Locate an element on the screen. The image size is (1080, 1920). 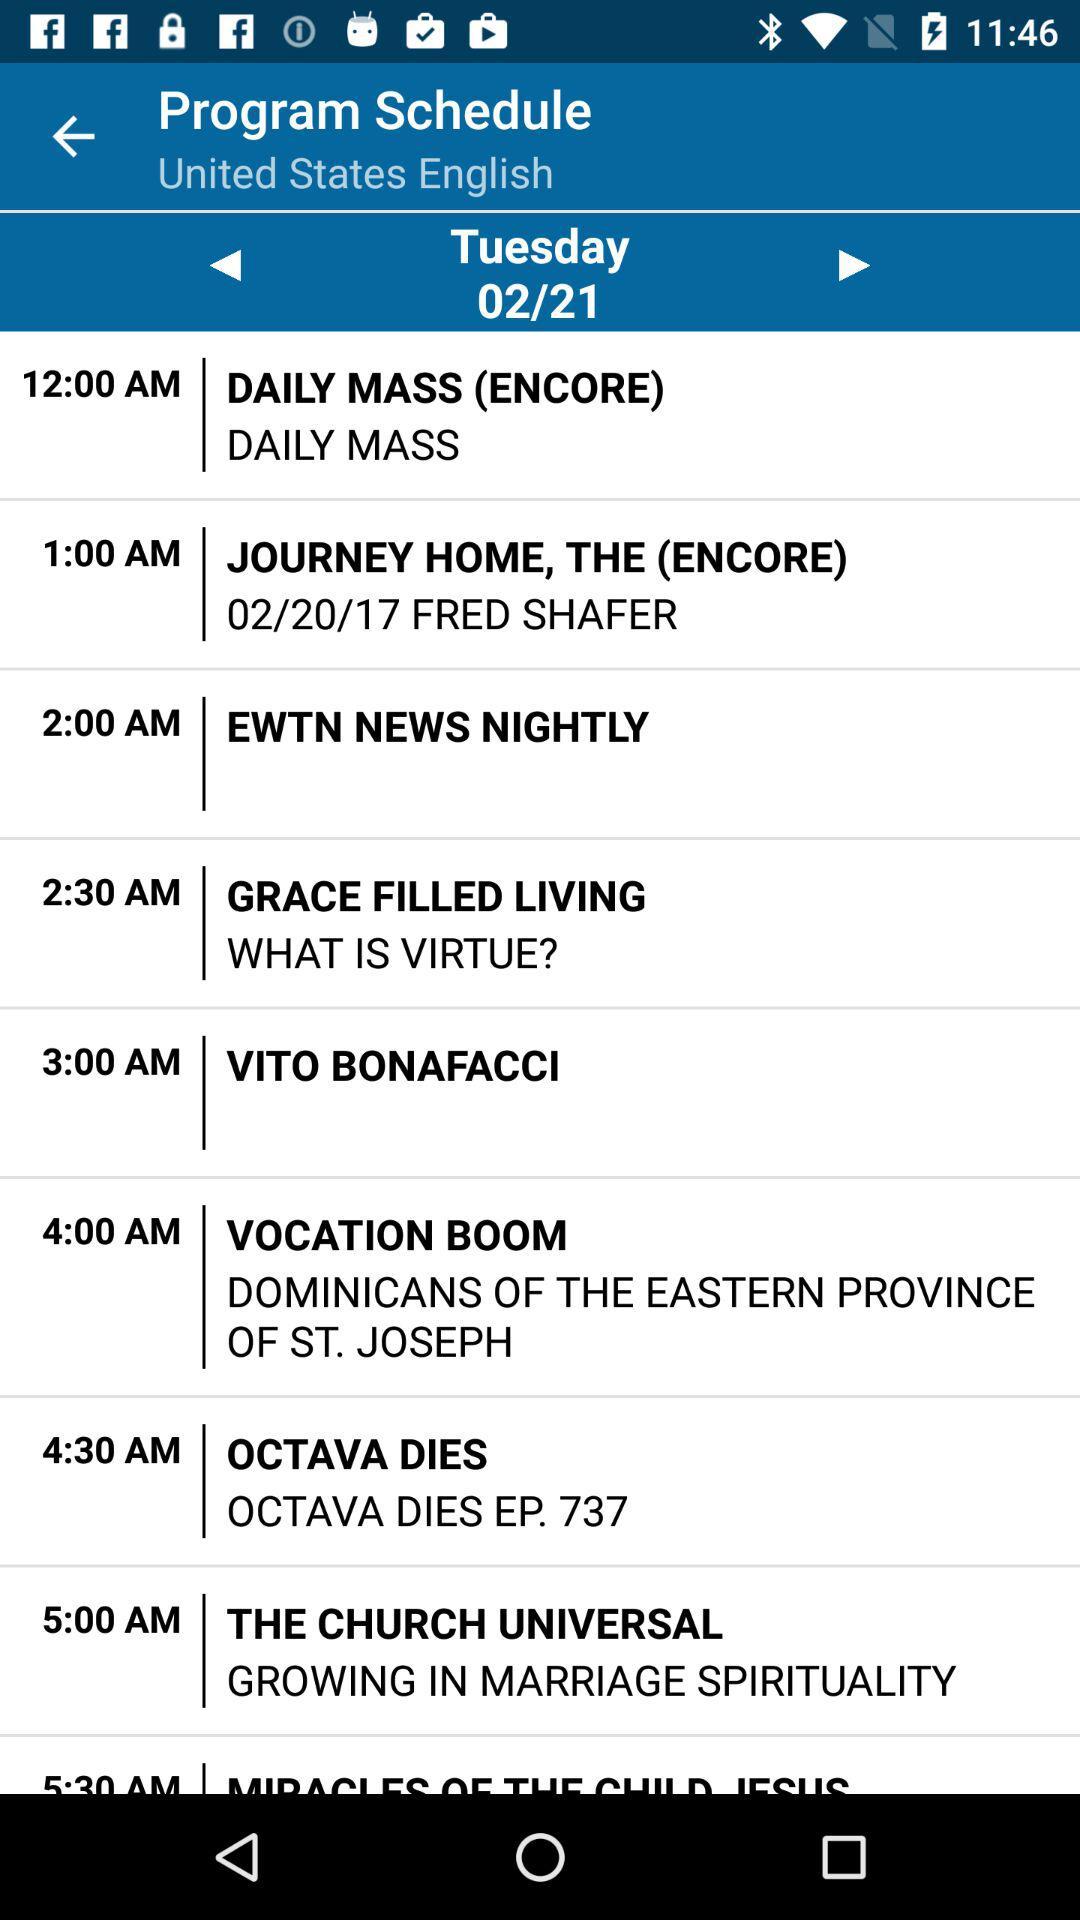
next day is located at coordinates (855, 264).